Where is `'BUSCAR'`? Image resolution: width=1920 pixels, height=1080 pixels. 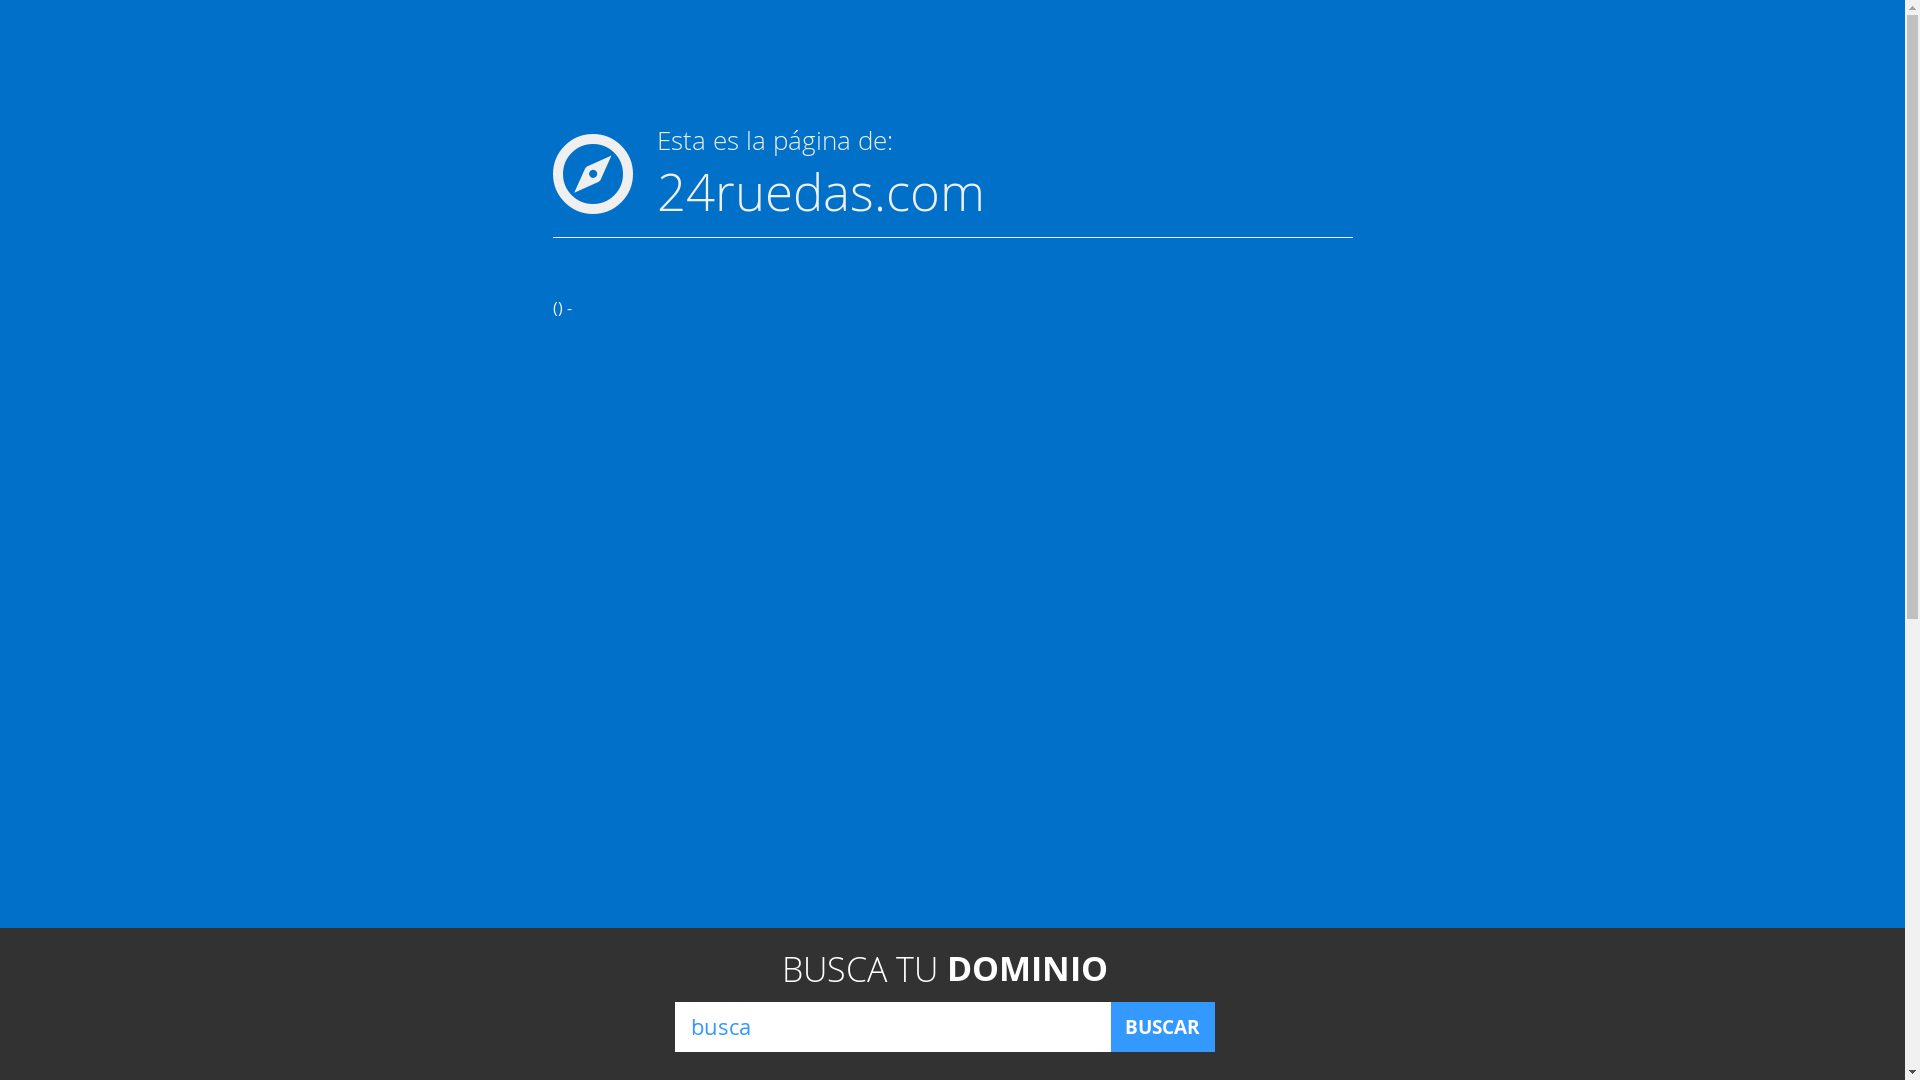 'BUSCAR' is located at coordinates (1161, 1026).